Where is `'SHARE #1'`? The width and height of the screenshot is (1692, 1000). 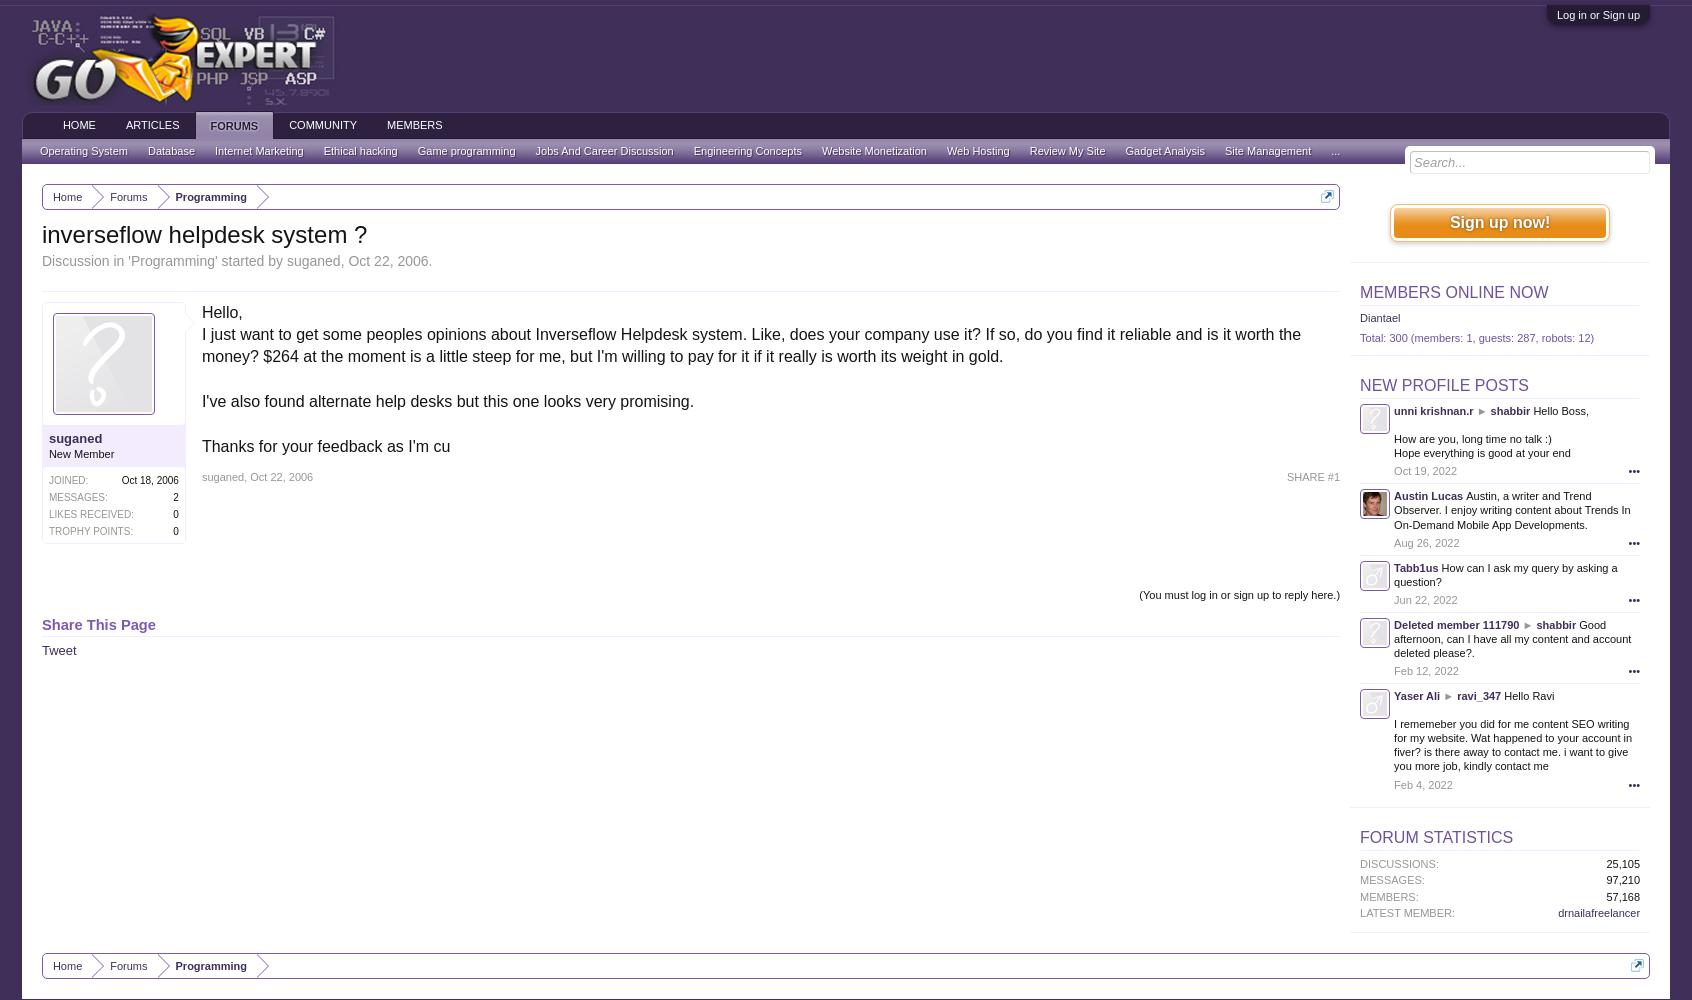 'SHARE #1' is located at coordinates (1311, 476).